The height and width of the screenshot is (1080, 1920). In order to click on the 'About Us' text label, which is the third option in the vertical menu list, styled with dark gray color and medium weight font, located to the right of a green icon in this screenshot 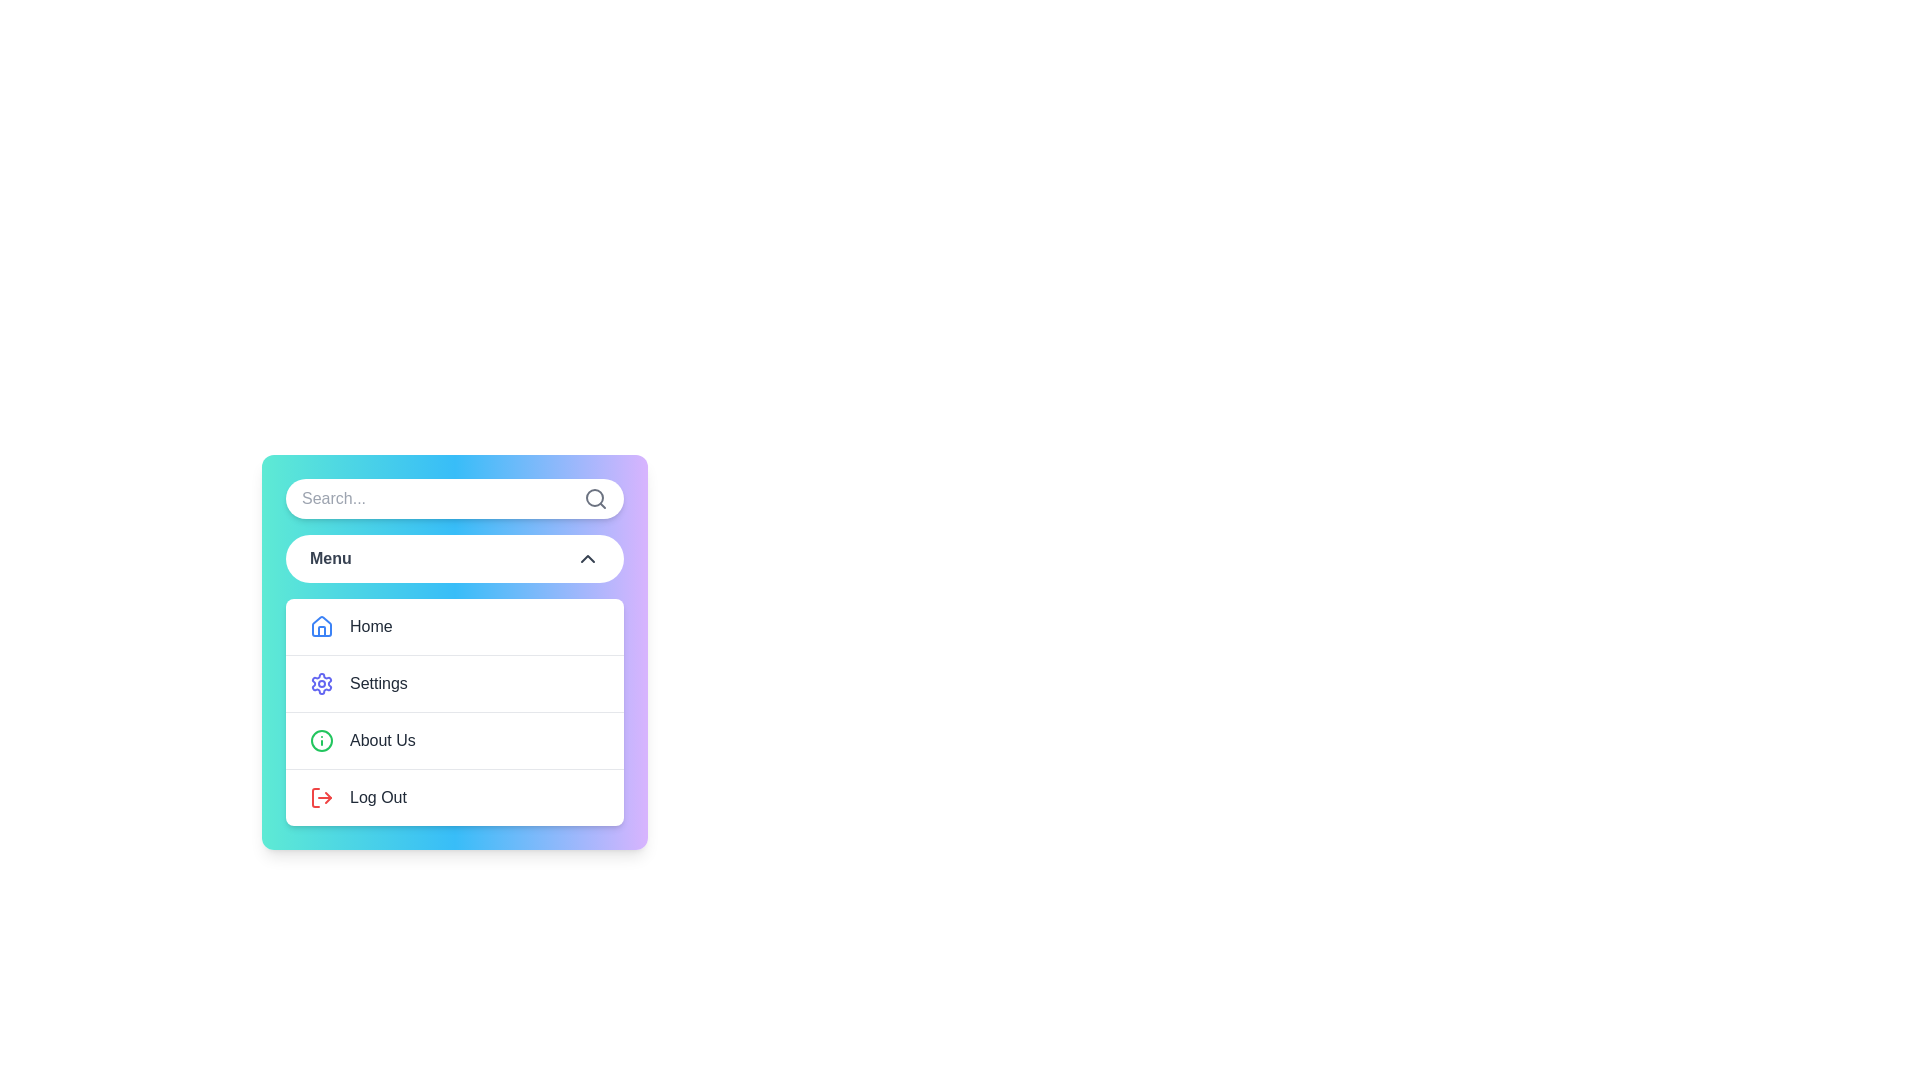, I will do `click(382, 740)`.